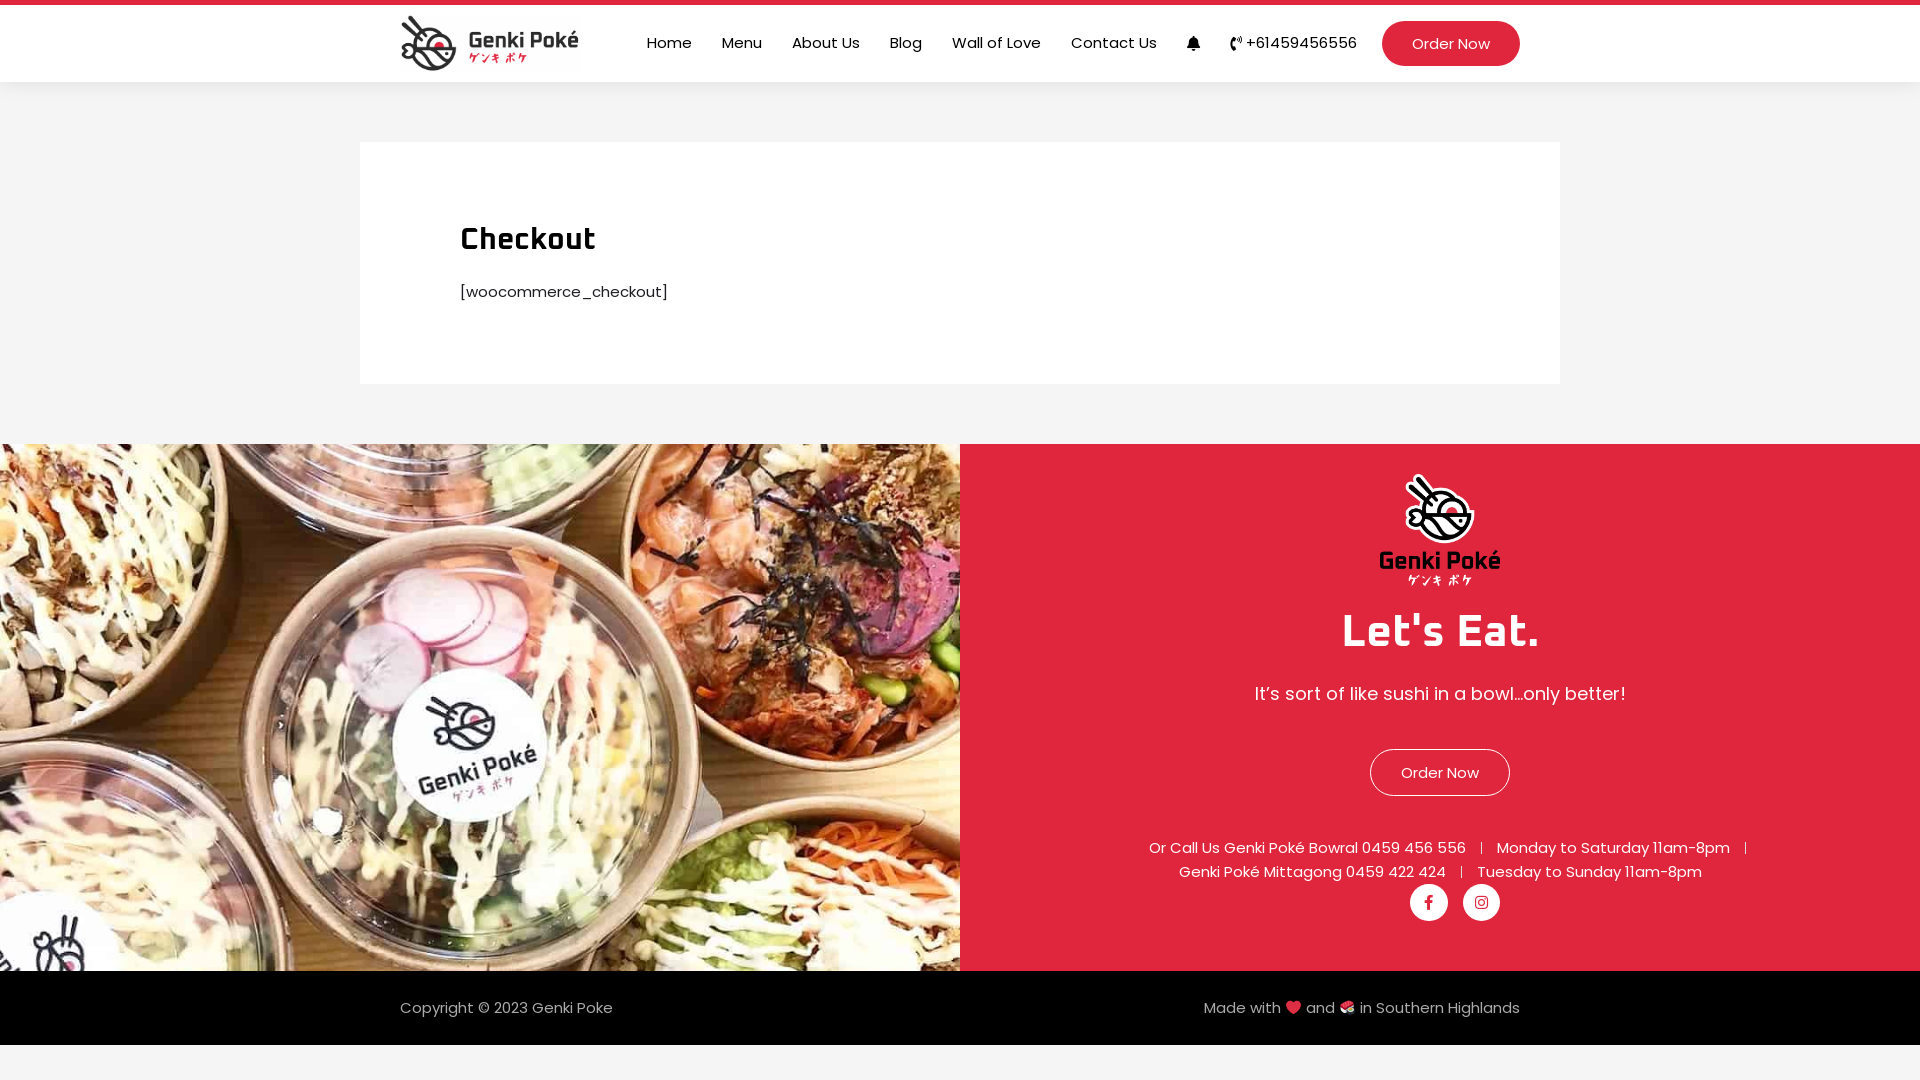  Describe the element at coordinates (1213, 42) in the screenshot. I see `'+61459456556'` at that location.